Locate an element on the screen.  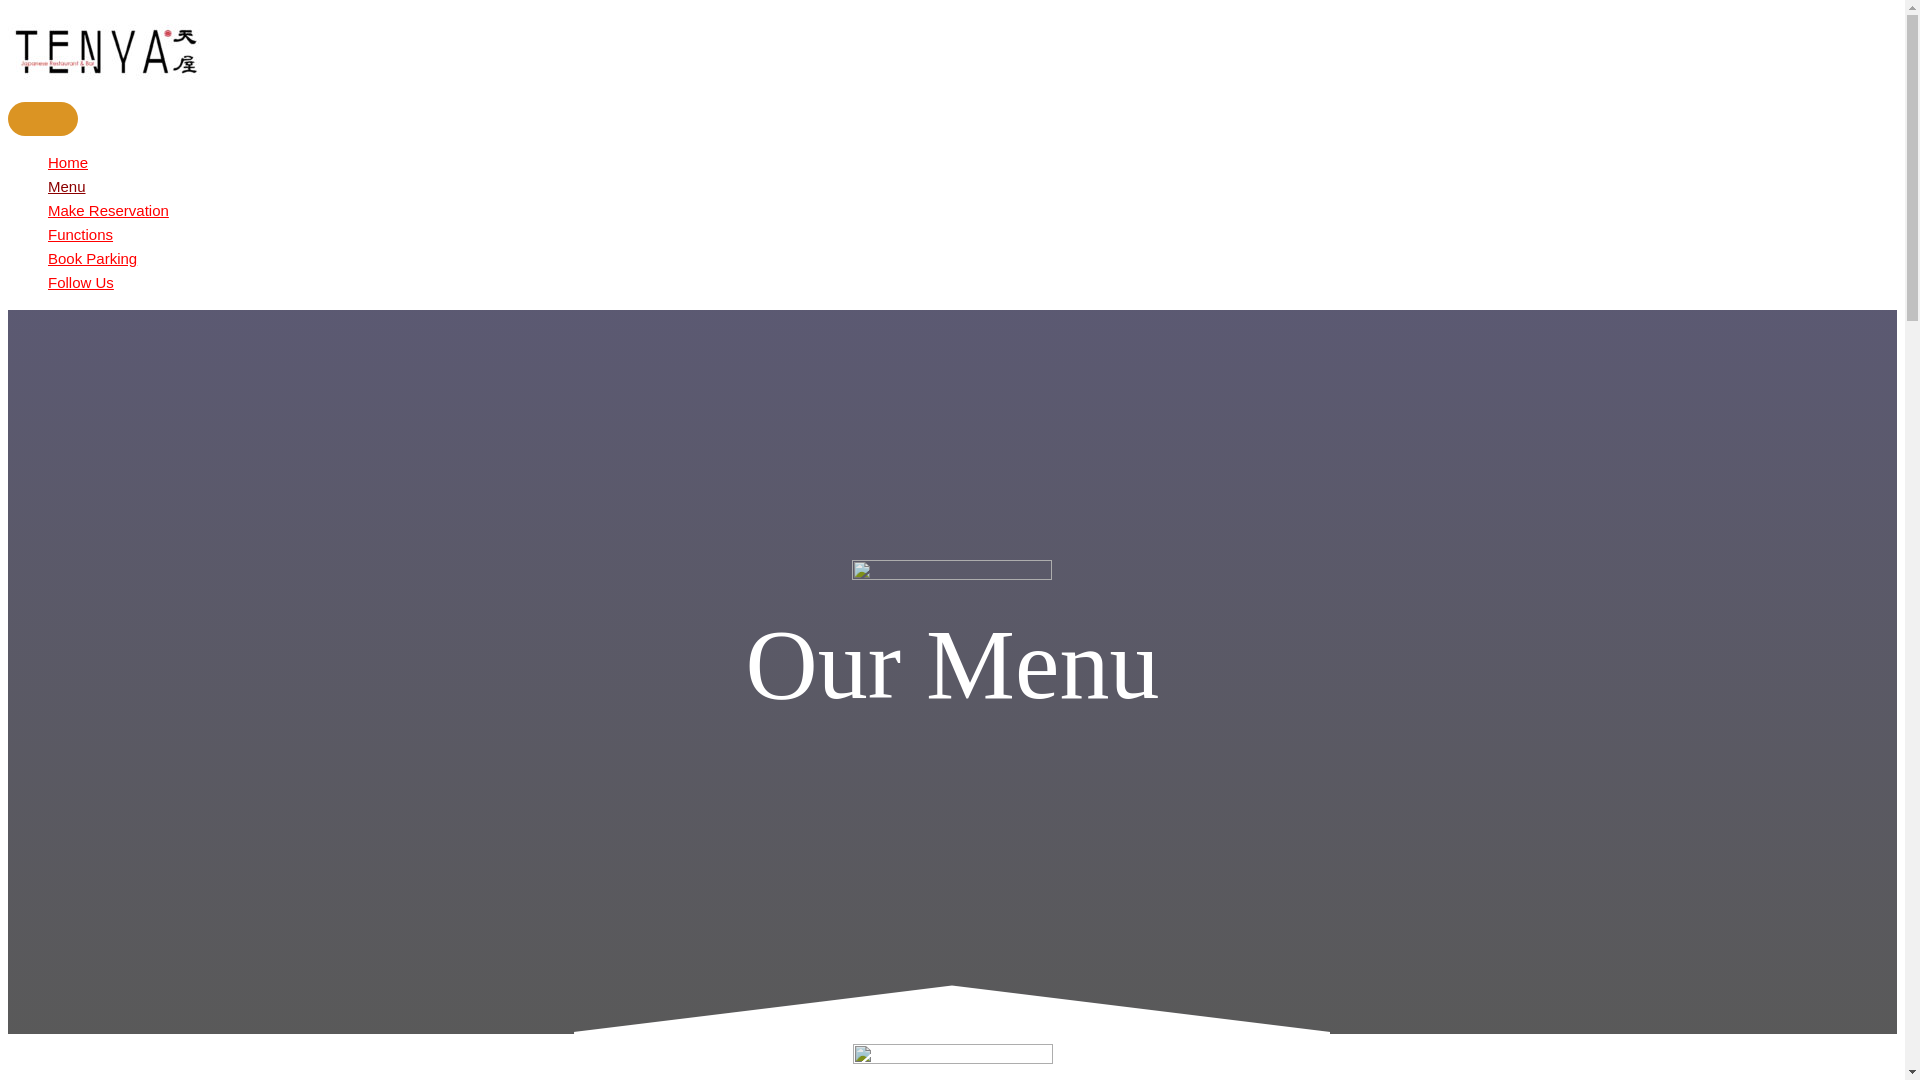
'Make Reservation' is located at coordinates (648, 211).